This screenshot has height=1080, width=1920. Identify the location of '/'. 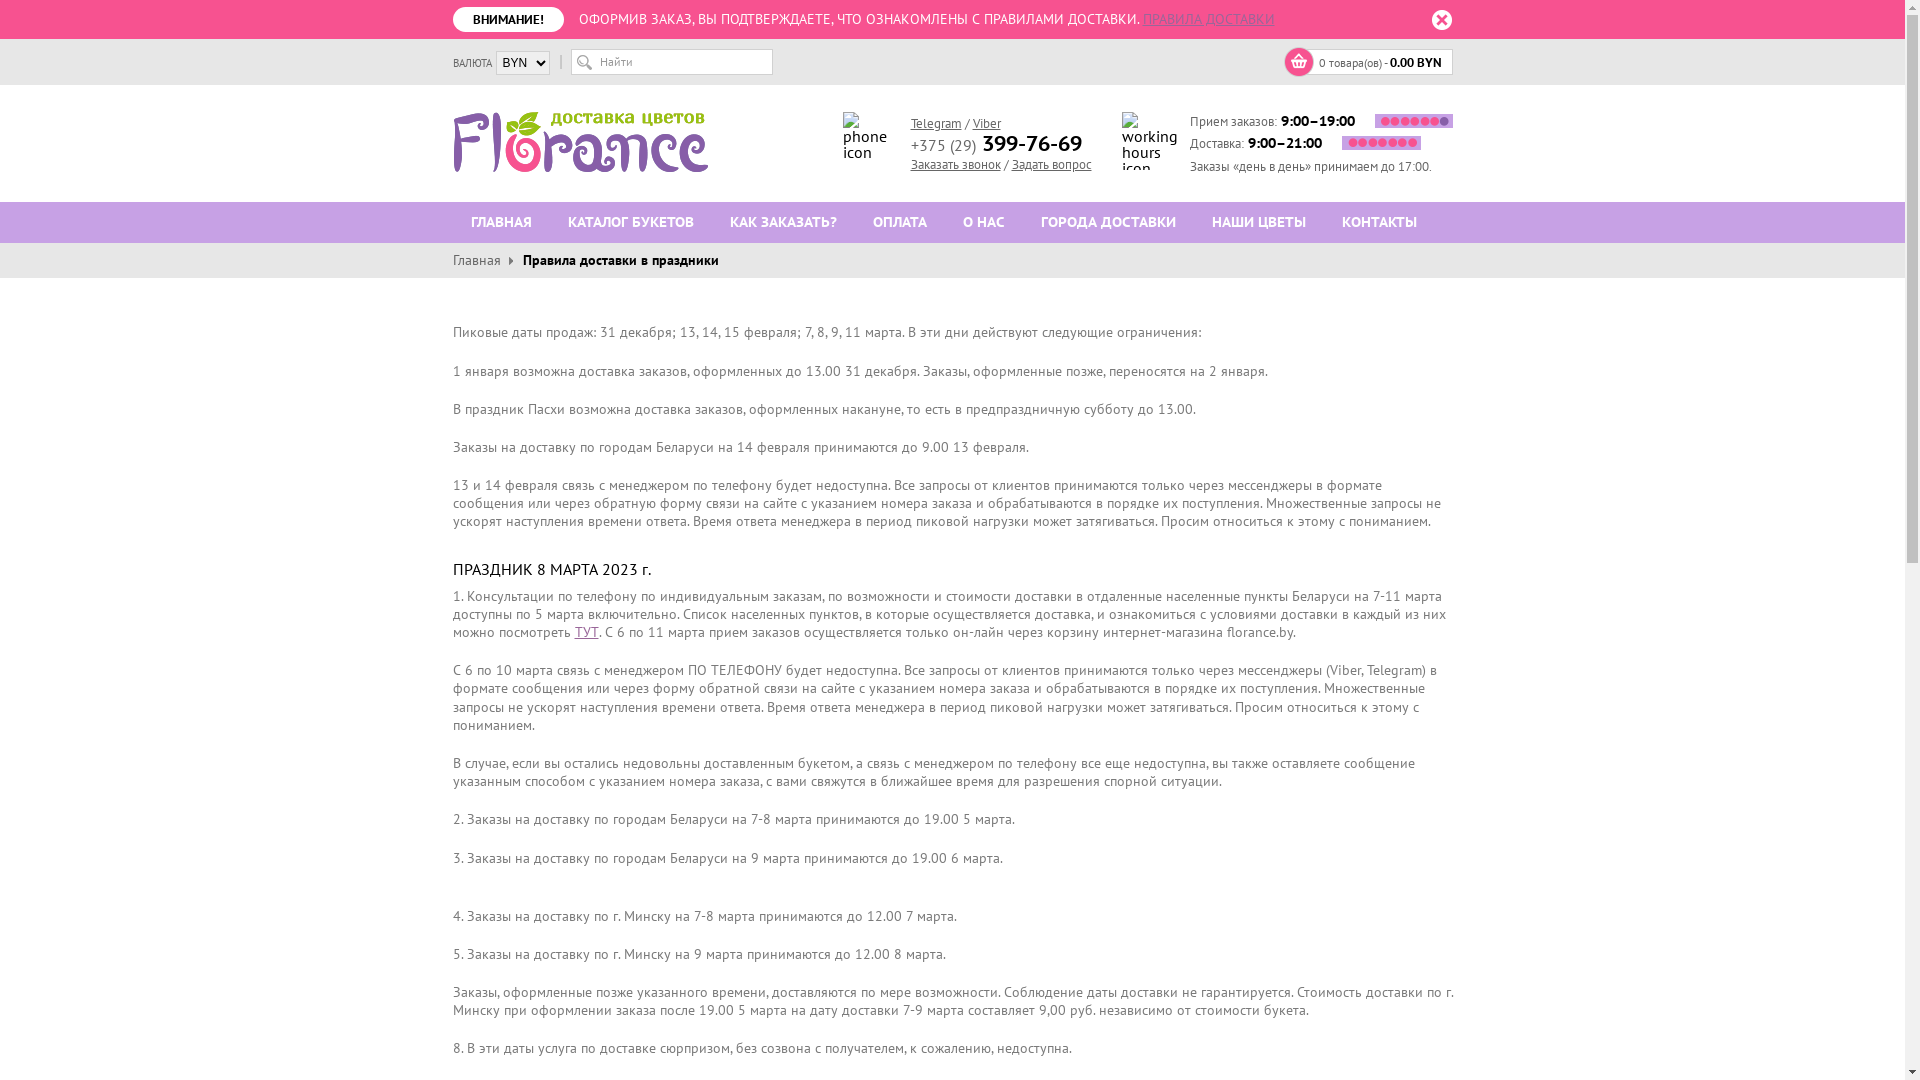
(1005, 163).